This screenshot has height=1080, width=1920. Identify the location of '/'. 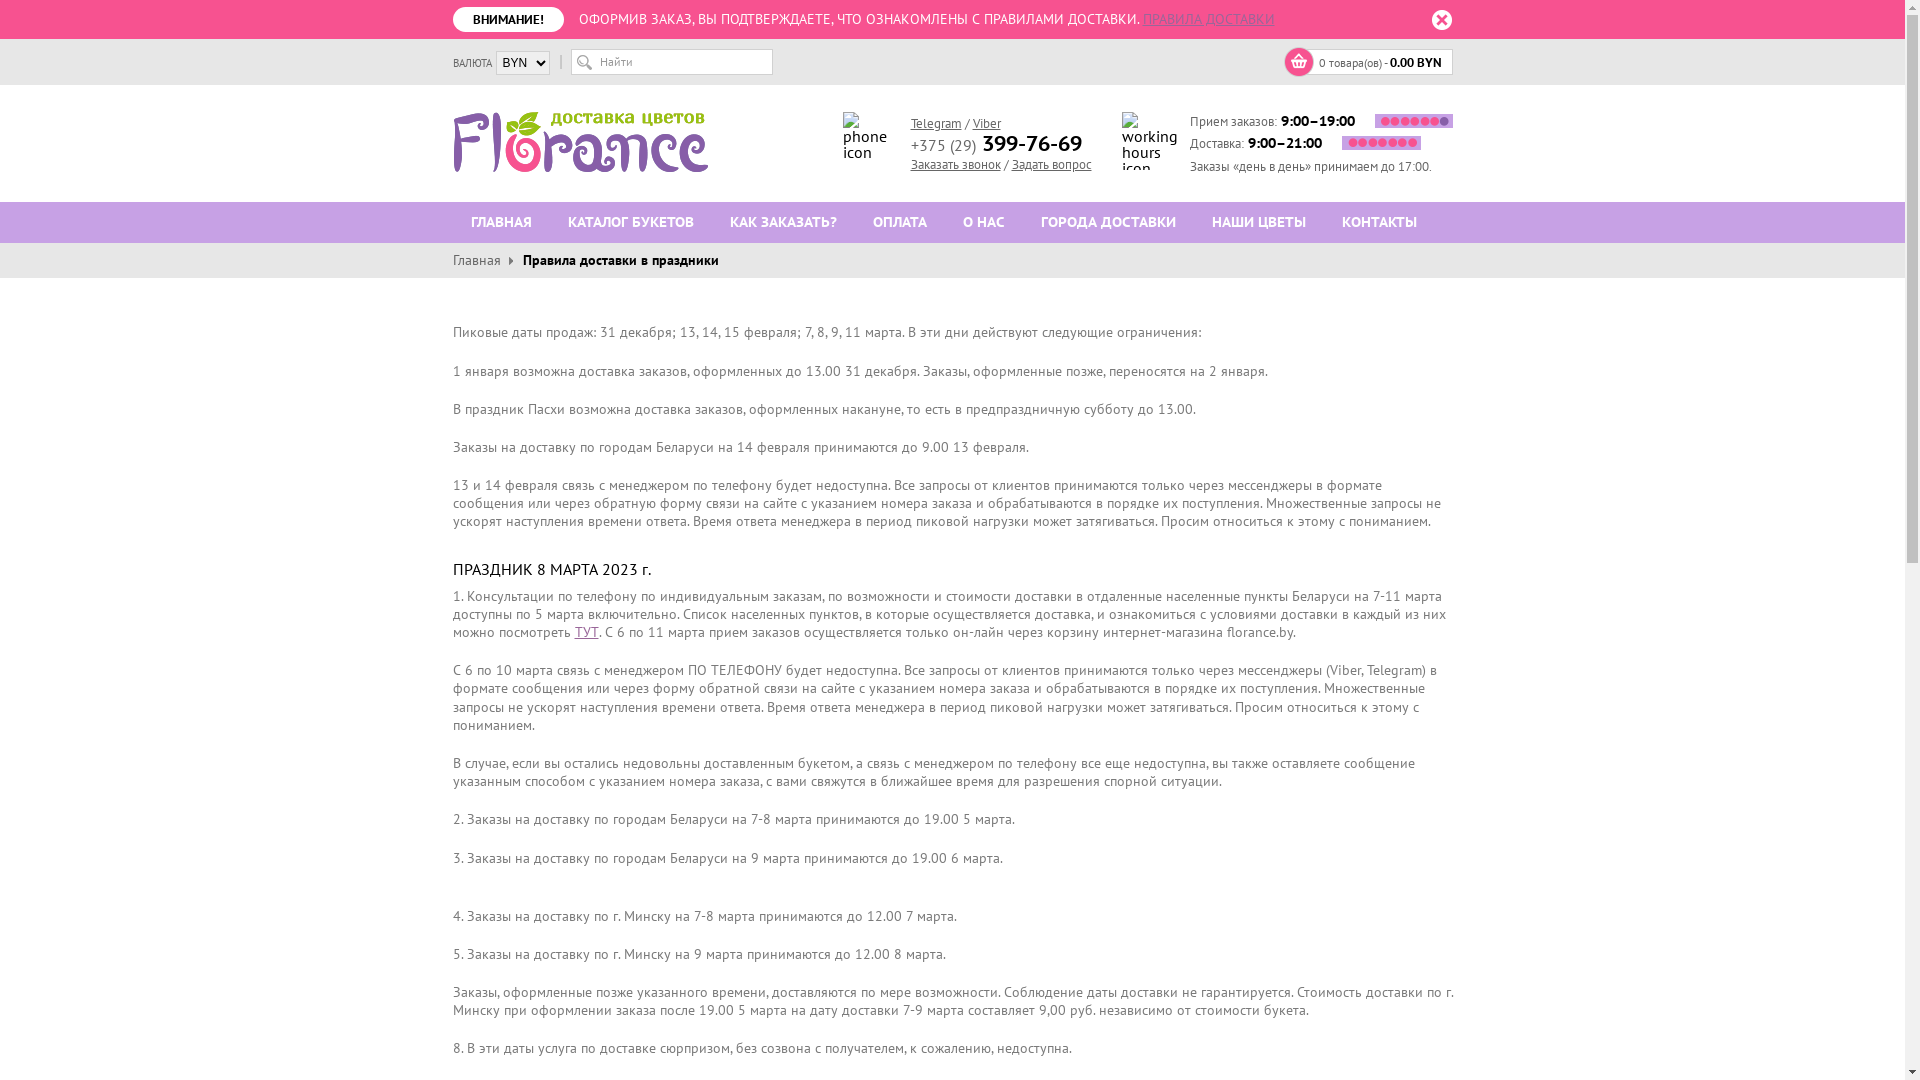
(1005, 163).